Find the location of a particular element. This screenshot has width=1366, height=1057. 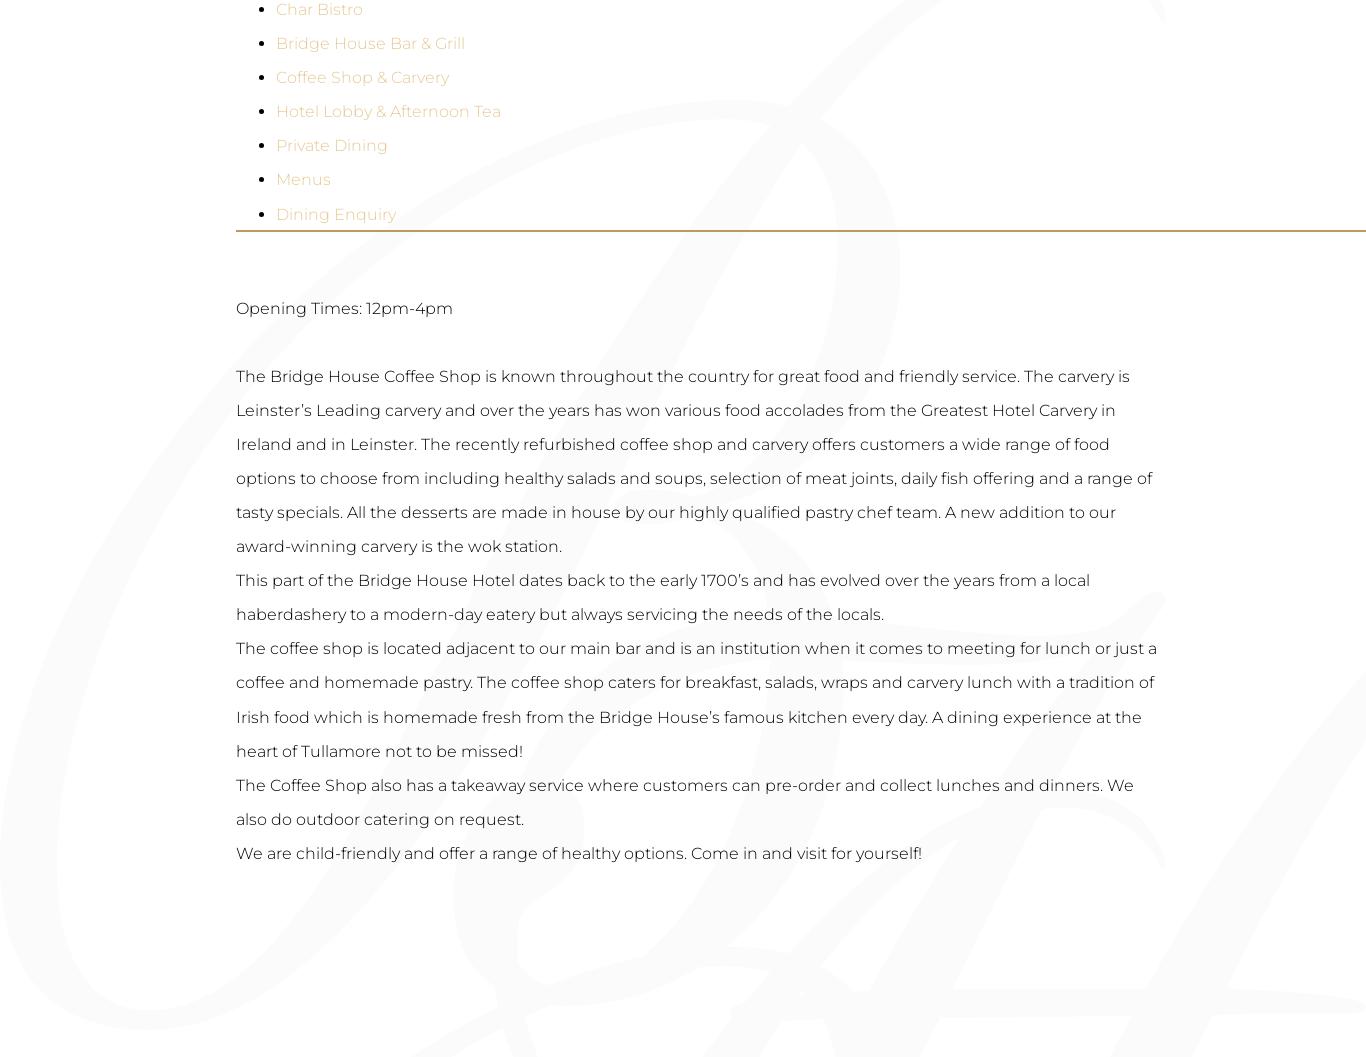

'Spa Enquiry' is located at coordinates (398, 853).